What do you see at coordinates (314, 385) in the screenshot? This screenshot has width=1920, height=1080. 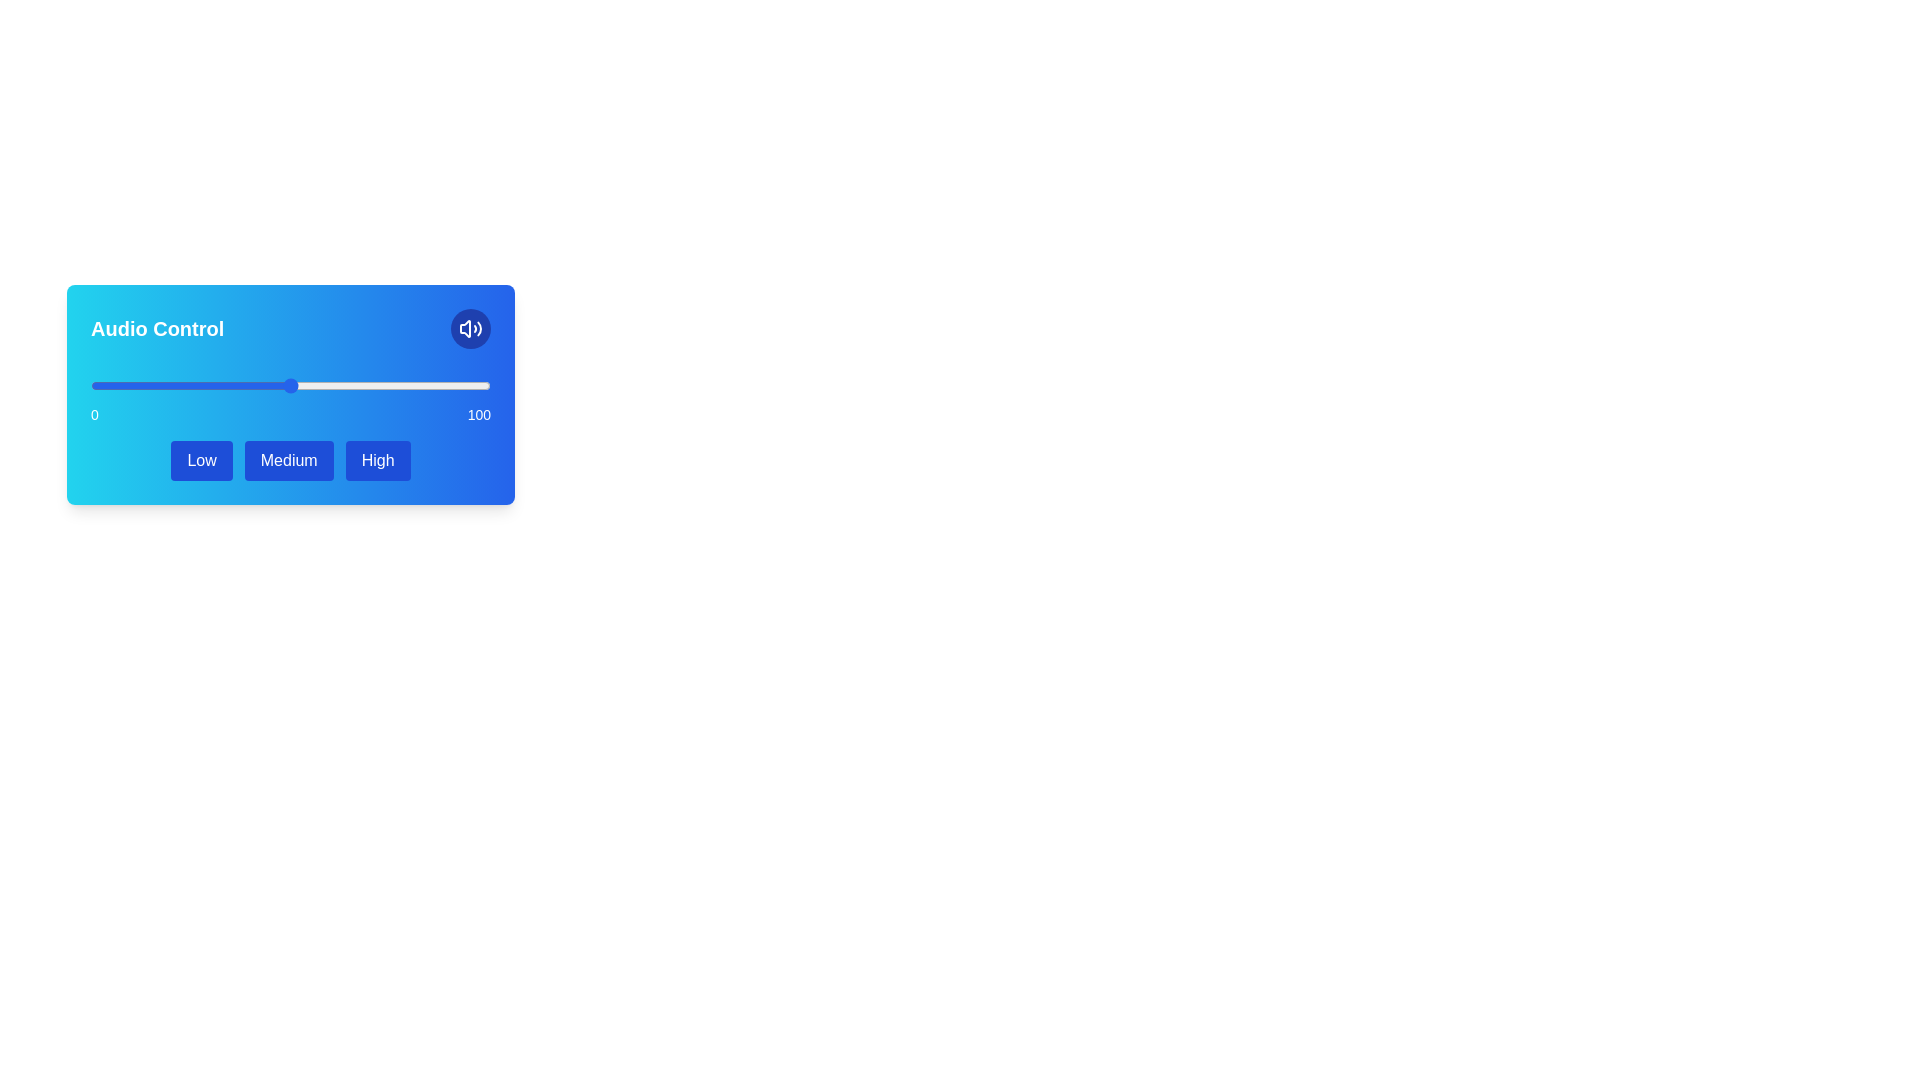 I see `the audio volume` at bounding box center [314, 385].